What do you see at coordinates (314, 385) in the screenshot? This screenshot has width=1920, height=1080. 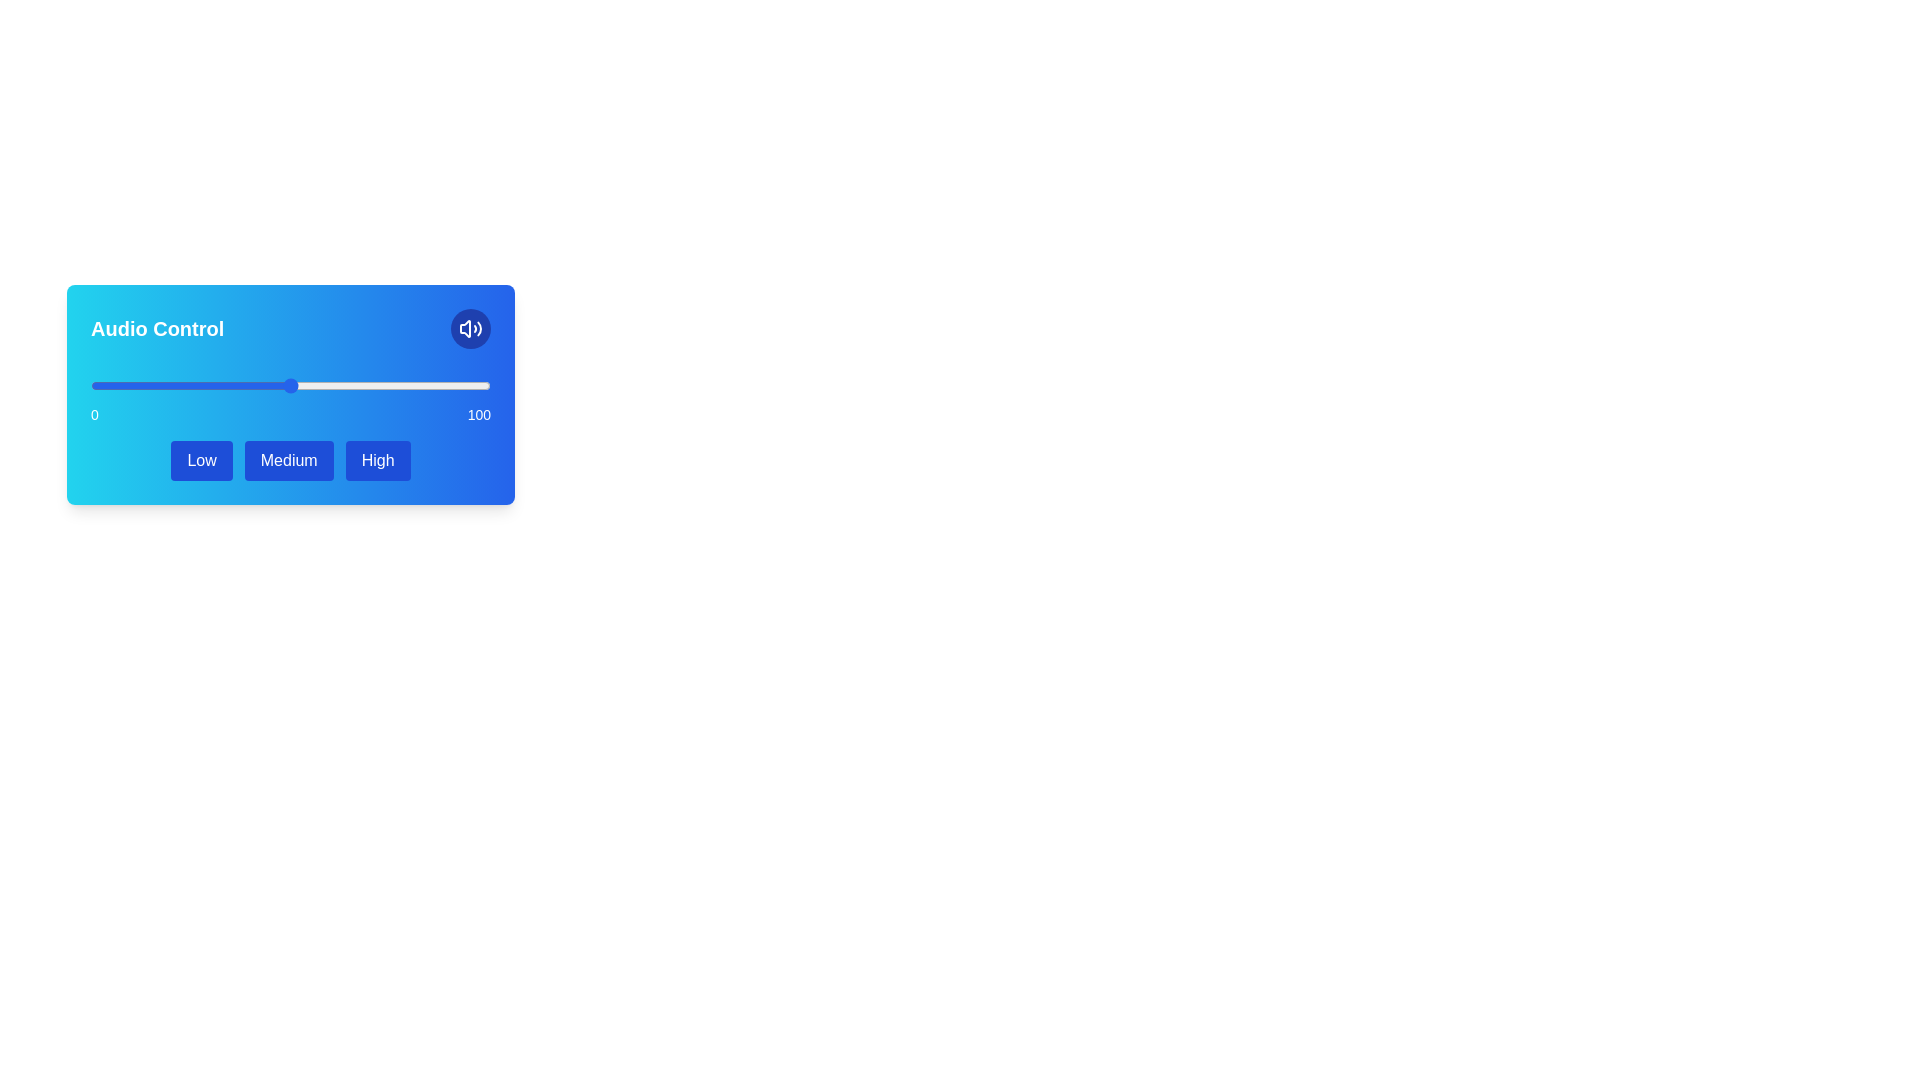 I see `the audio volume` at bounding box center [314, 385].